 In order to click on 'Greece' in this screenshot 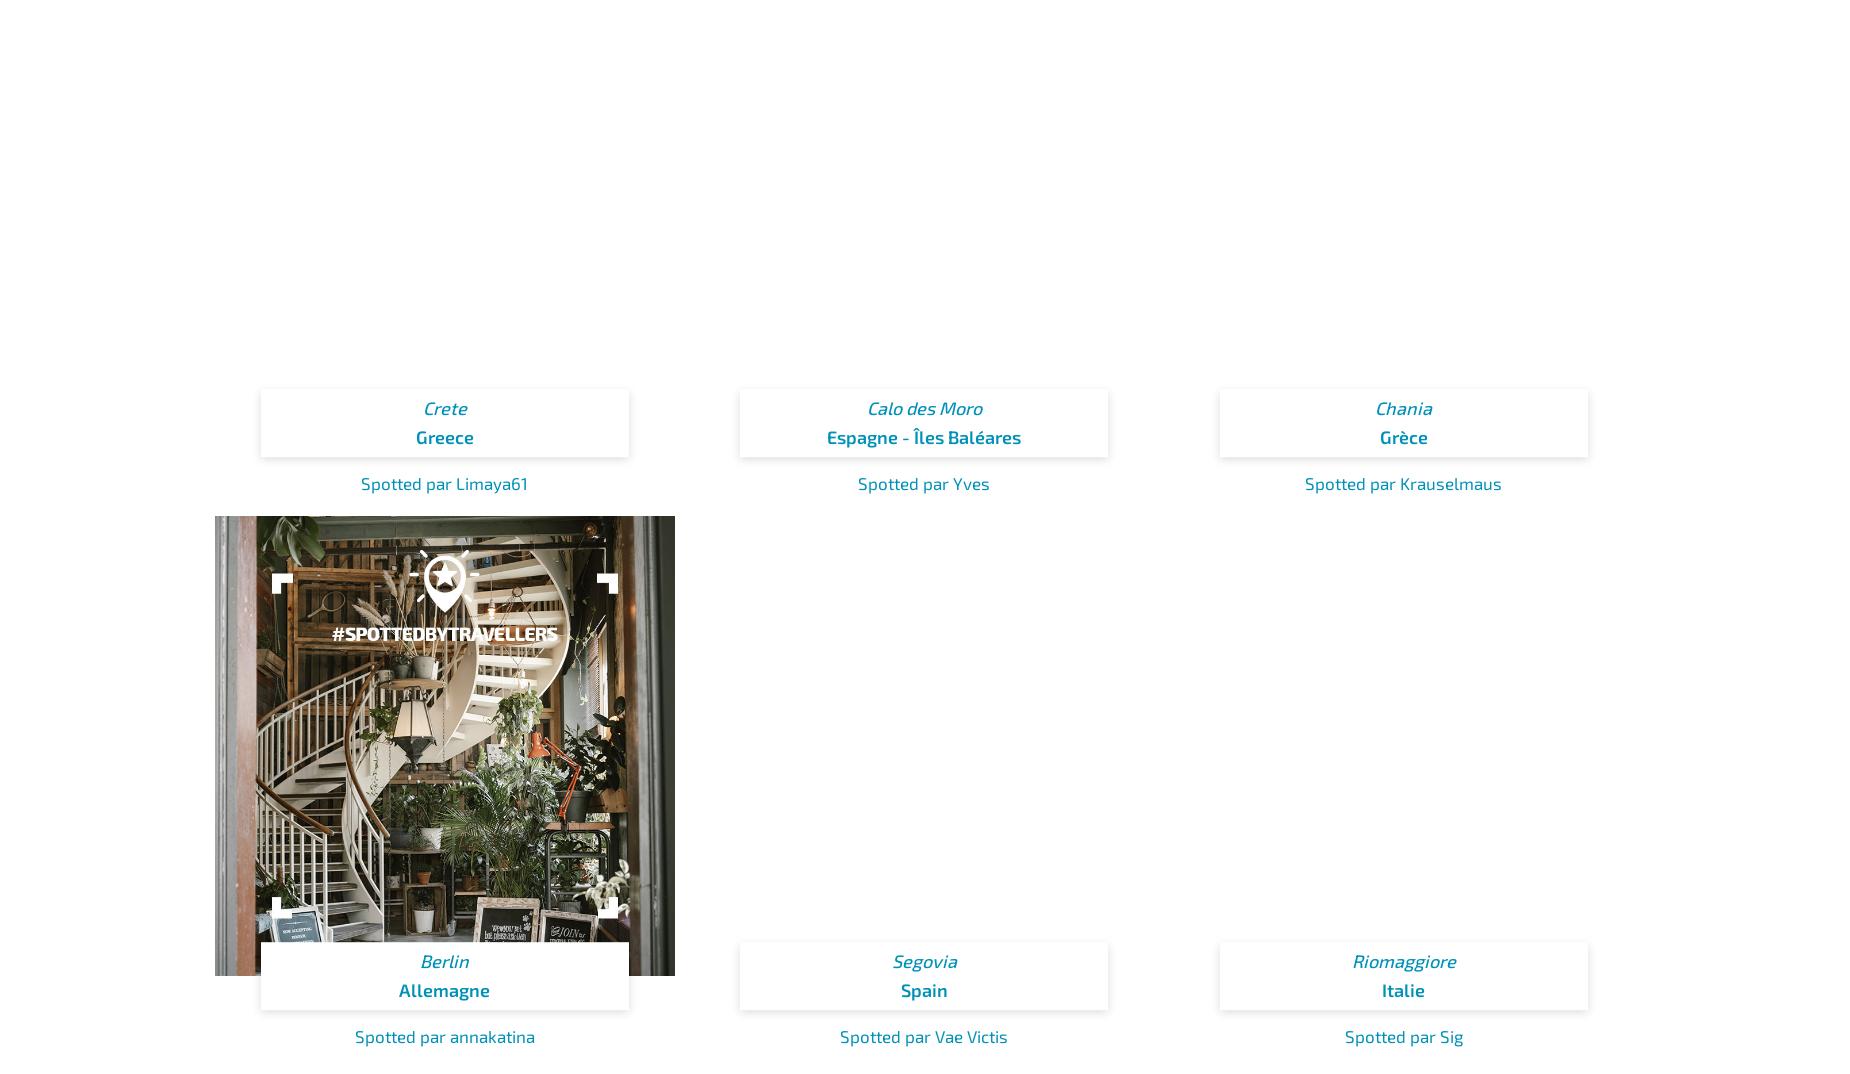, I will do `click(413, 436)`.